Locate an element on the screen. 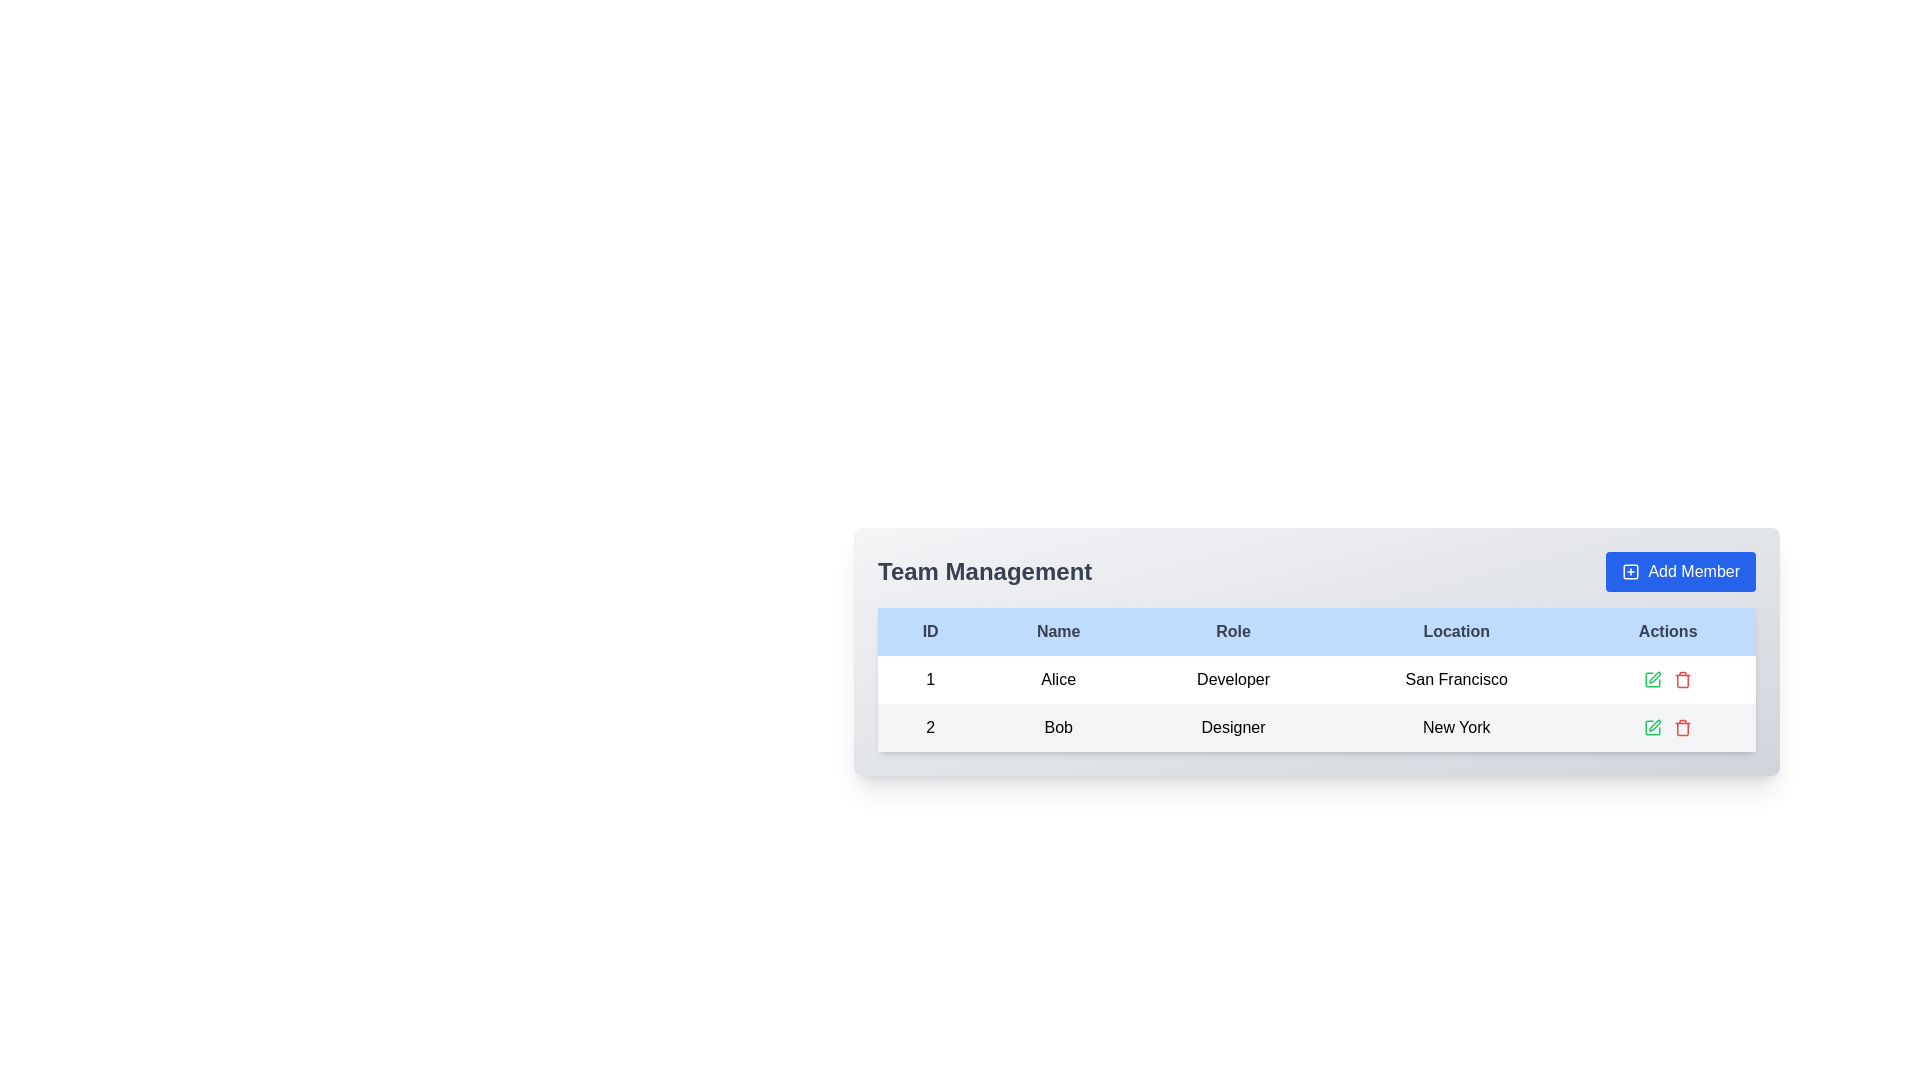 The height and width of the screenshot is (1080, 1920). label of the Table Header element labeled 'Name', which is the second column header in the table, visually distinct with bold dark gray font on a light blue background is located at coordinates (1057, 632).